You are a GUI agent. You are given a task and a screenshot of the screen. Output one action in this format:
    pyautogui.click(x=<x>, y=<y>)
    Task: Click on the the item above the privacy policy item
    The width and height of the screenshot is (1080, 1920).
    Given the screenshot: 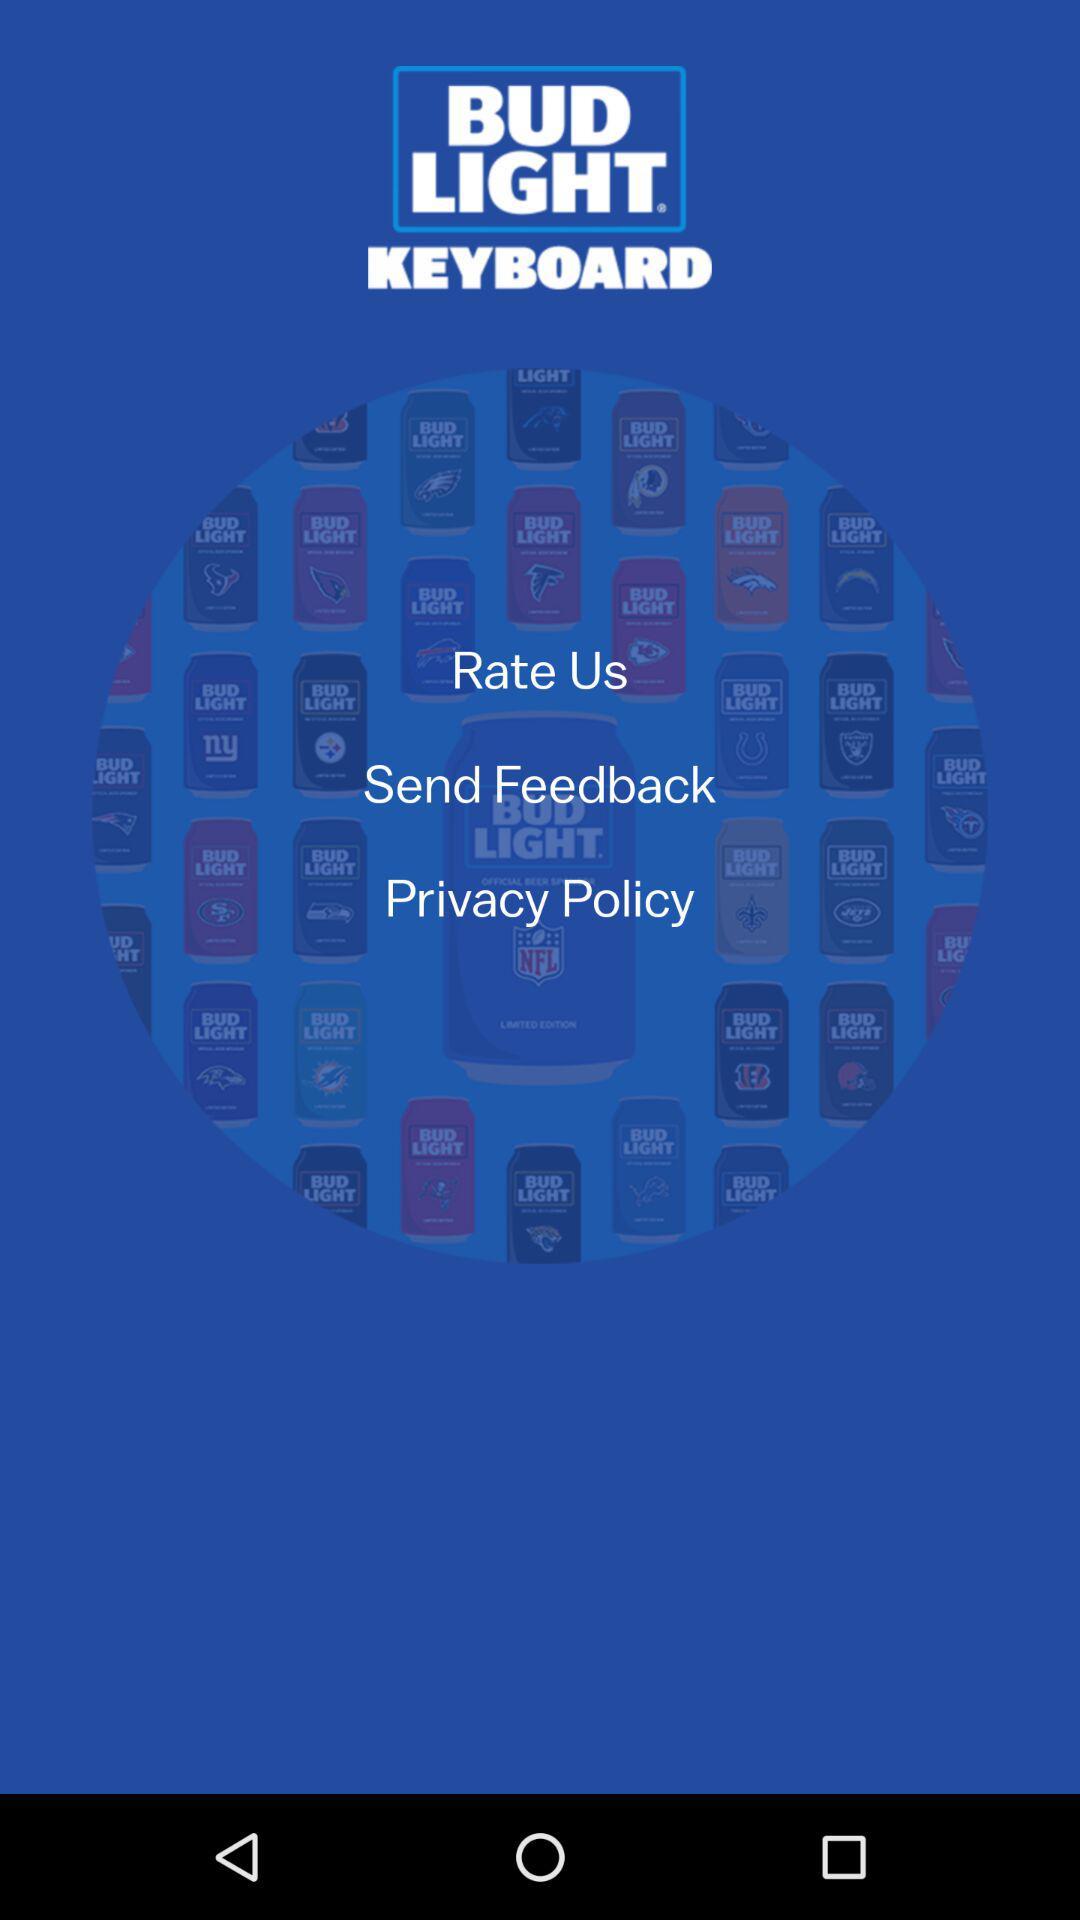 What is the action you would take?
    pyautogui.click(x=540, y=781)
    